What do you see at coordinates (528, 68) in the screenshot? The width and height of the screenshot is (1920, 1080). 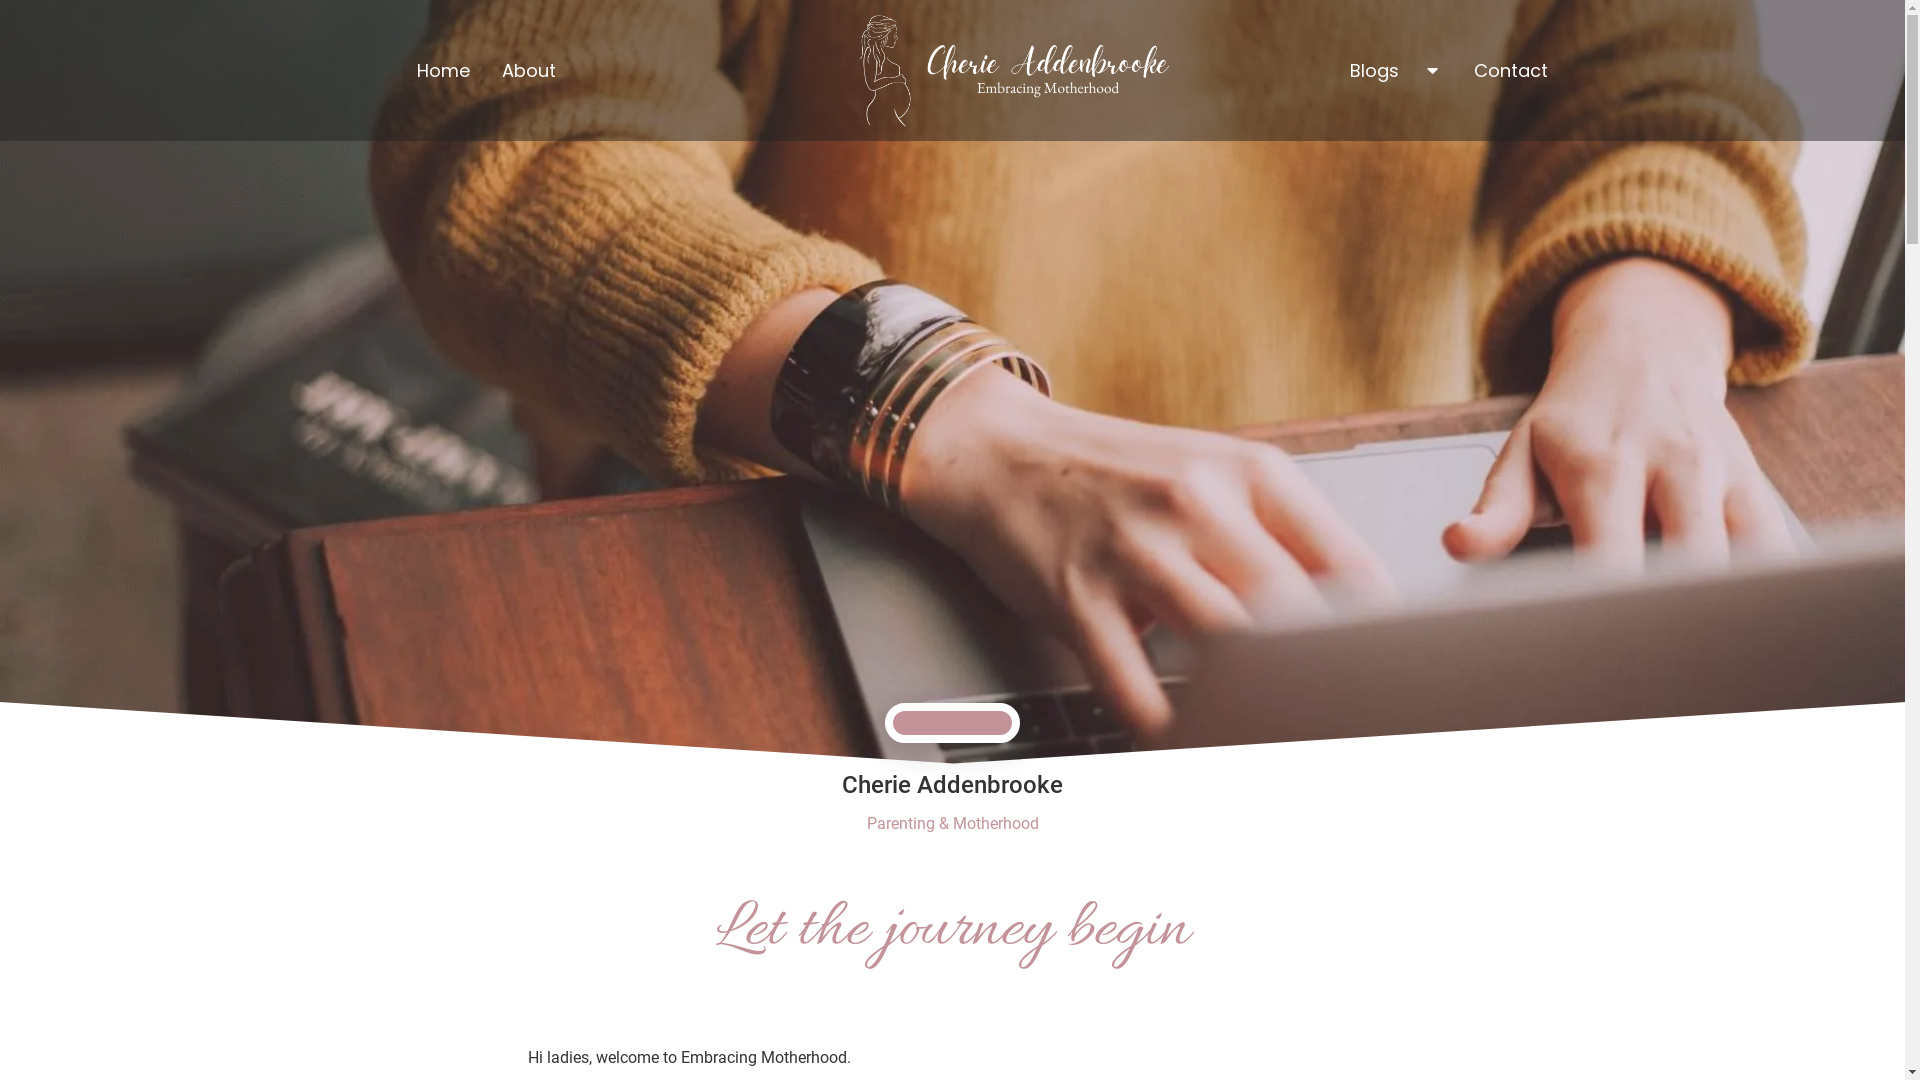 I see `'About'` at bounding box center [528, 68].